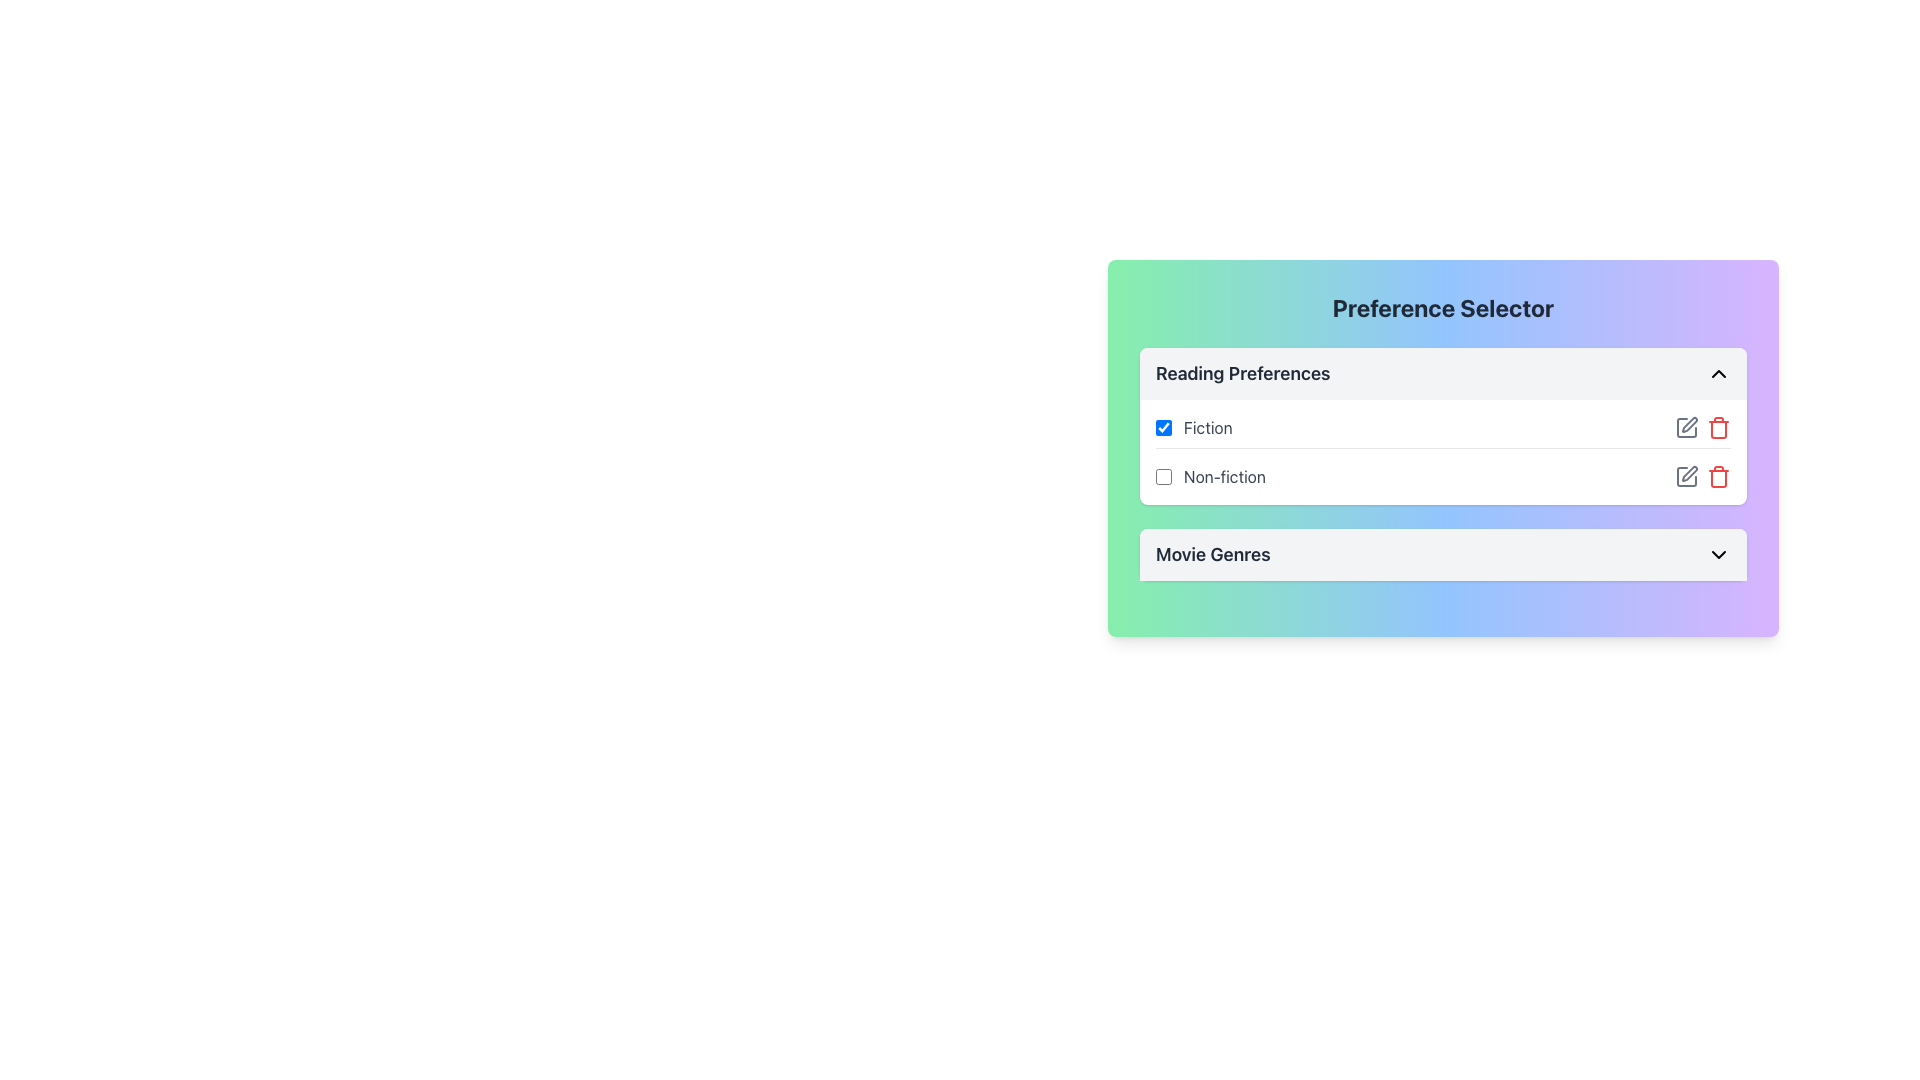  I want to click on the blue checkbox labeled 'Fiction', so click(1194, 427).